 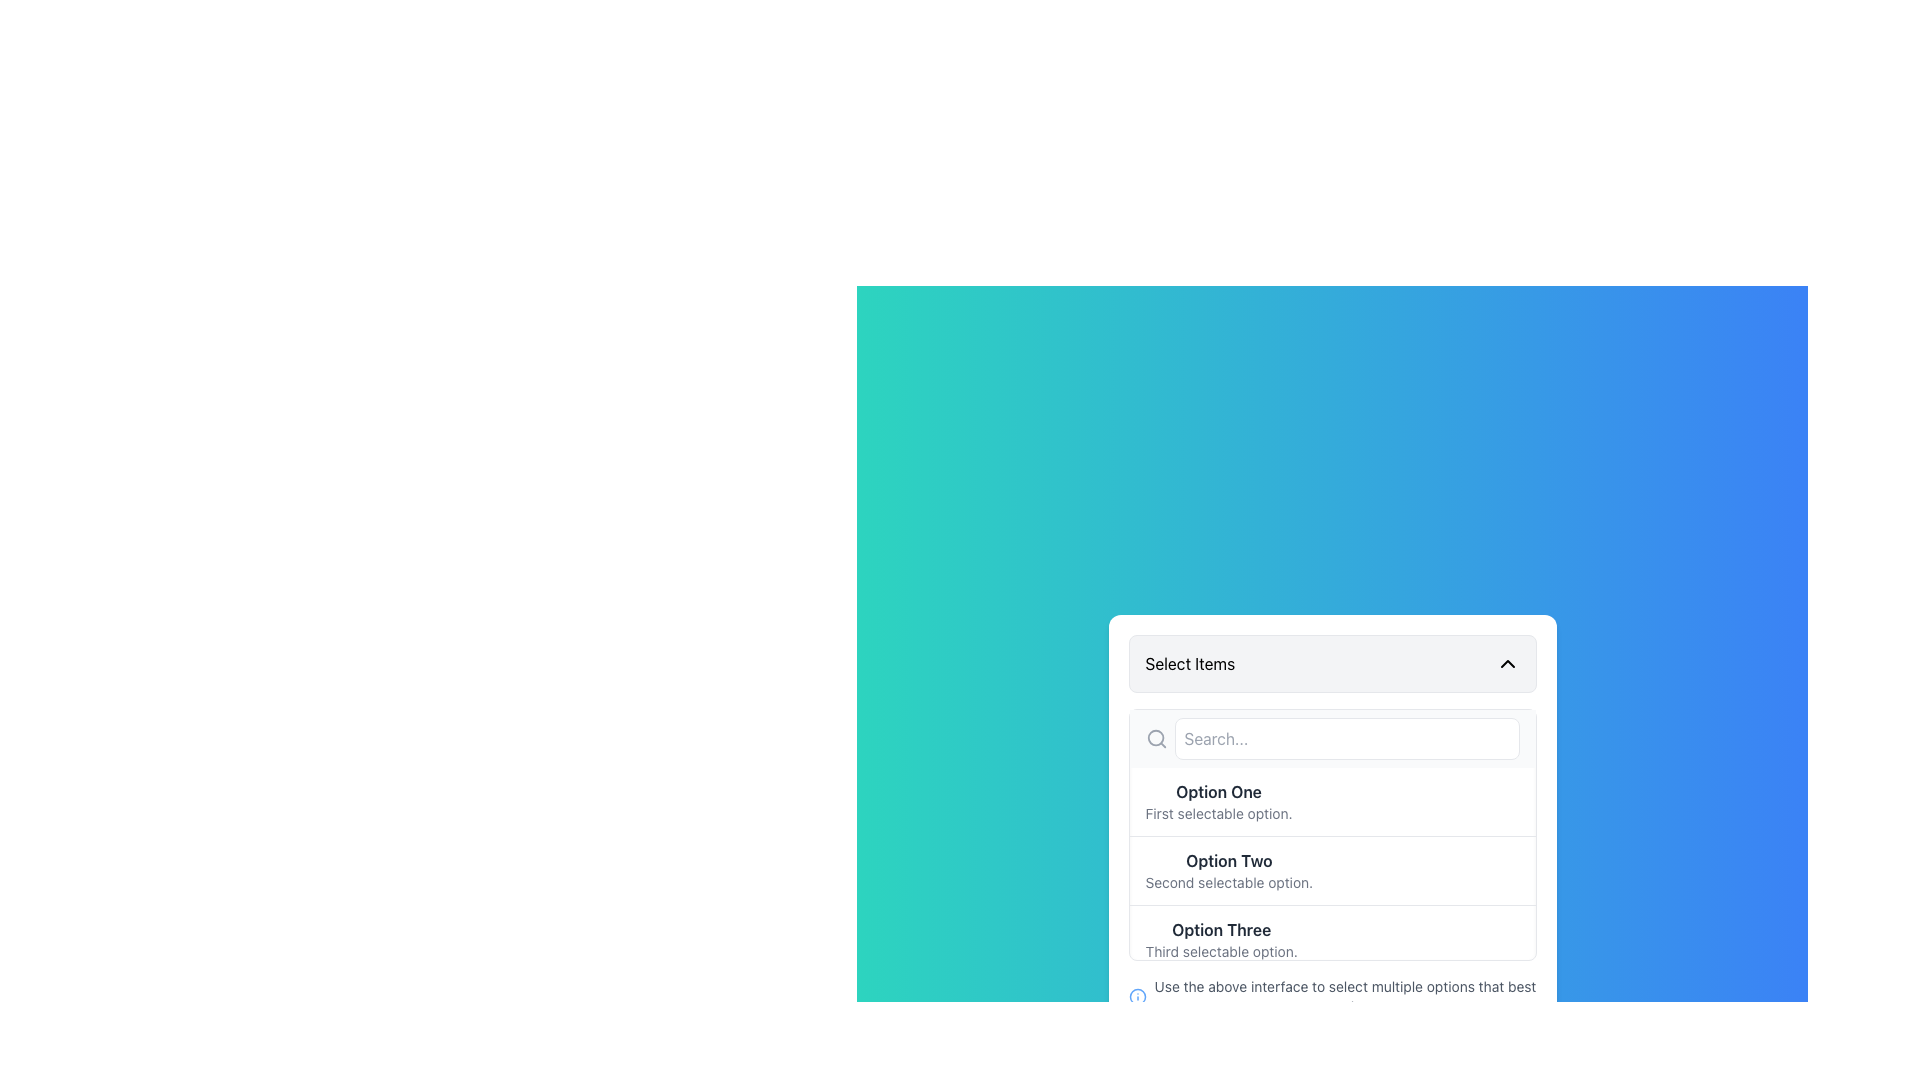 I want to click on the list item labeled 'Option Two' with subtext 'Second selectable option.', so click(x=1332, y=869).